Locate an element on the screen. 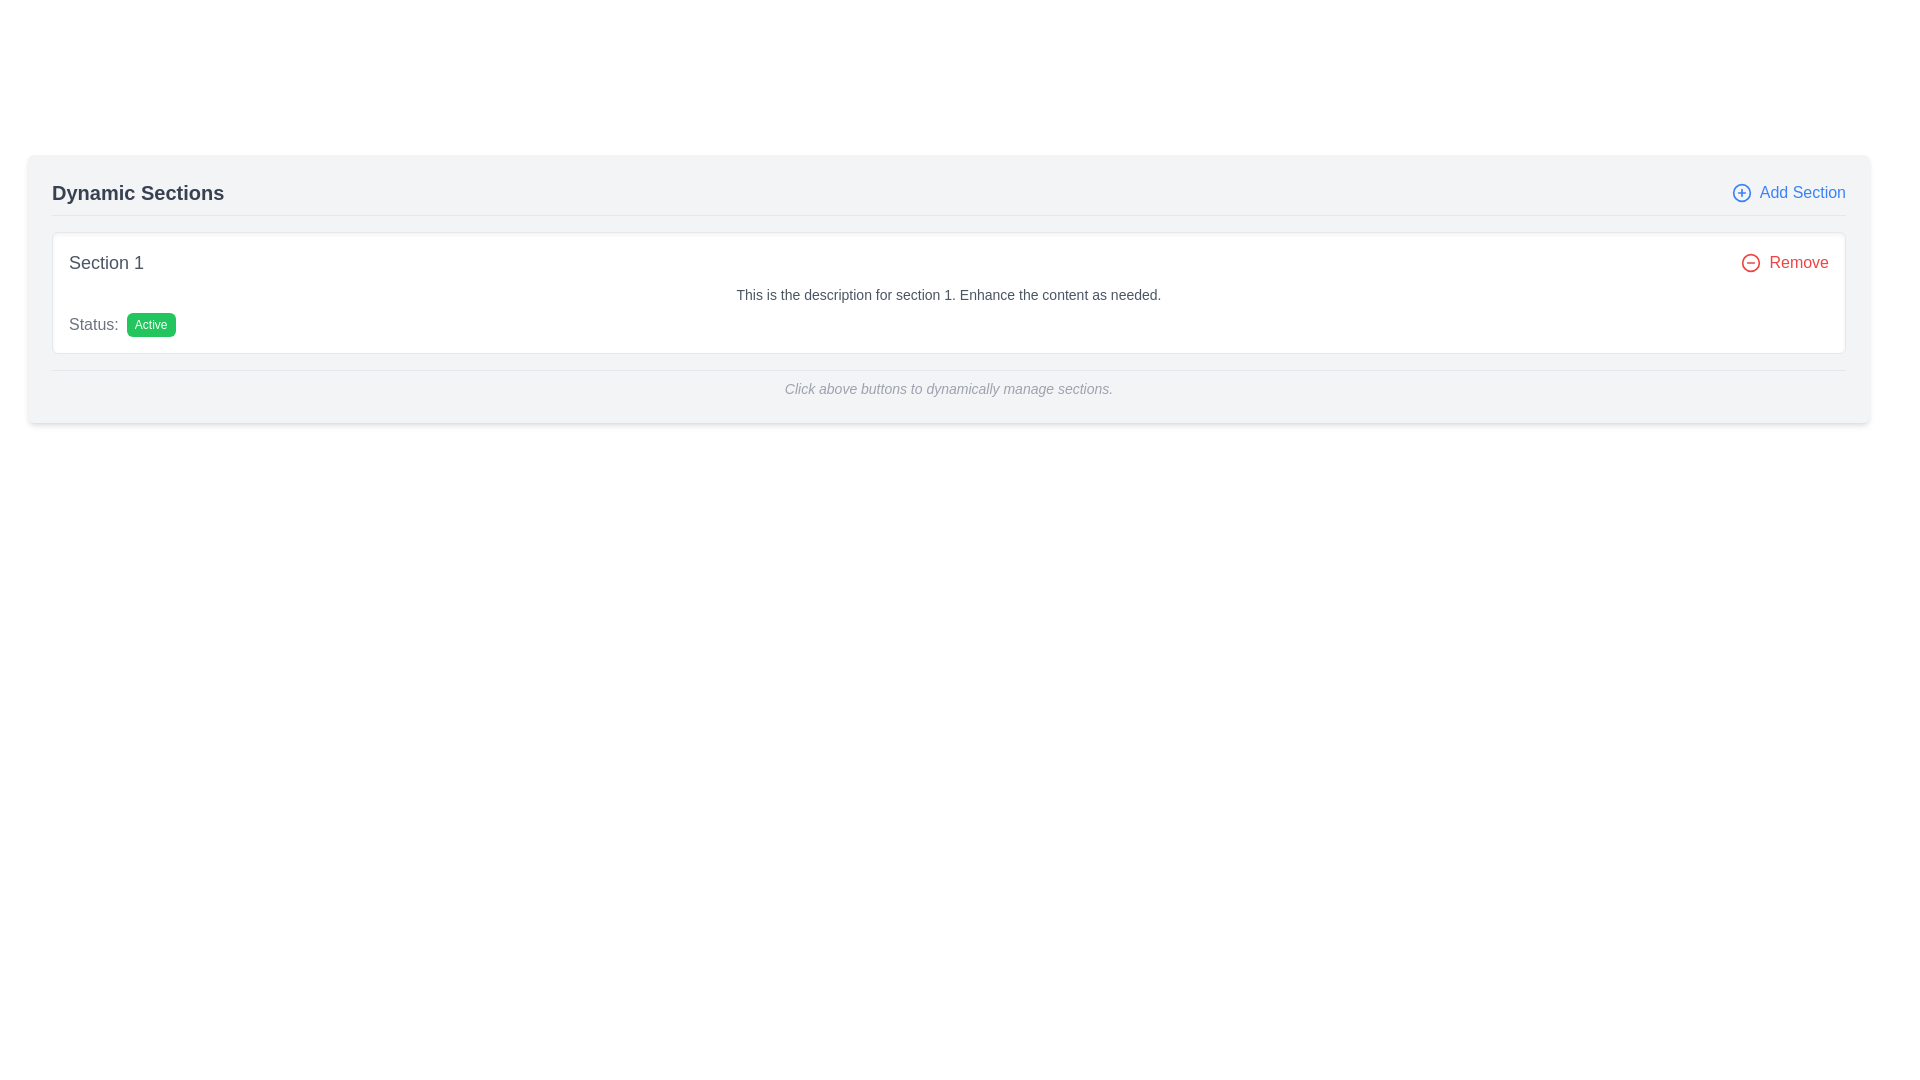 The height and width of the screenshot is (1080, 1920). the clickable text label associated with adding a new section, located to the right of the blue '+' icon in the upper-right area of the interface is located at coordinates (1802, 192).